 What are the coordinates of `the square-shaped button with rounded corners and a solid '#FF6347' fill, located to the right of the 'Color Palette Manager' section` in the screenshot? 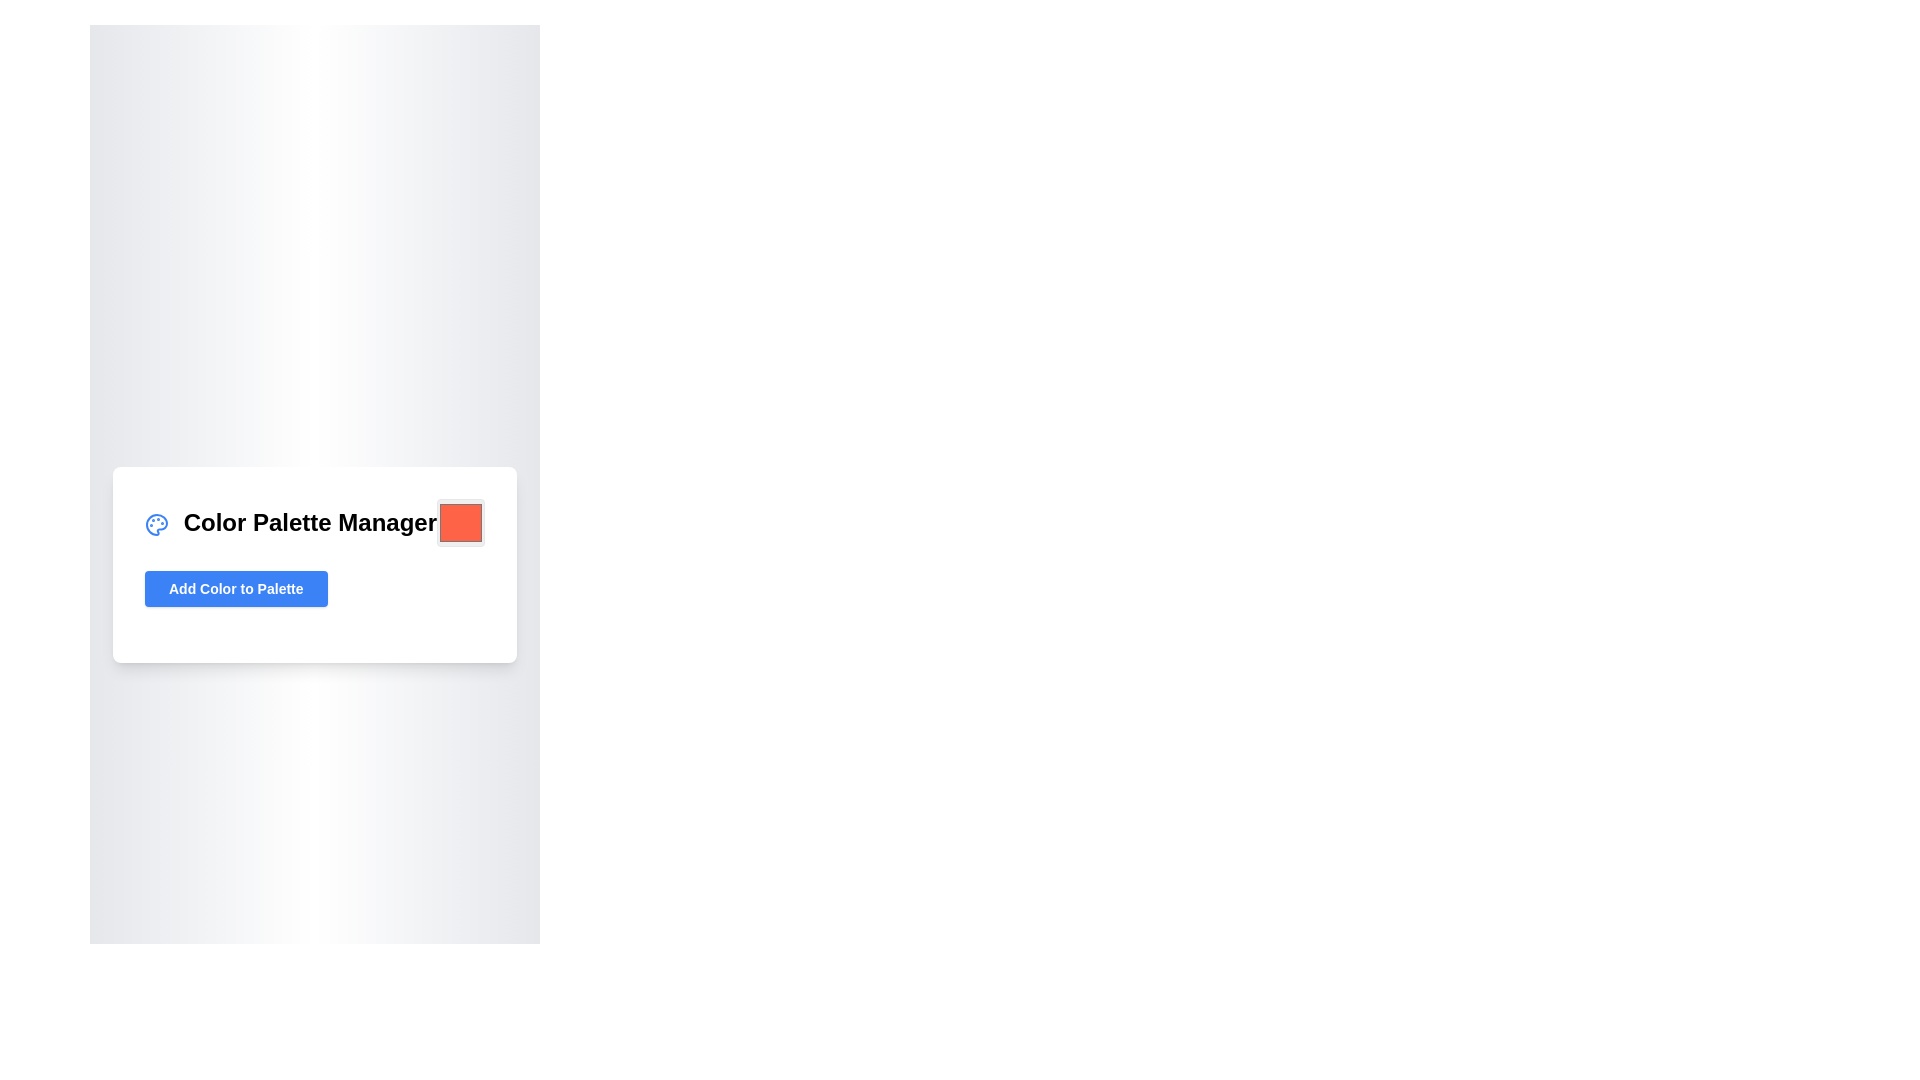 It's located at (459, 522).